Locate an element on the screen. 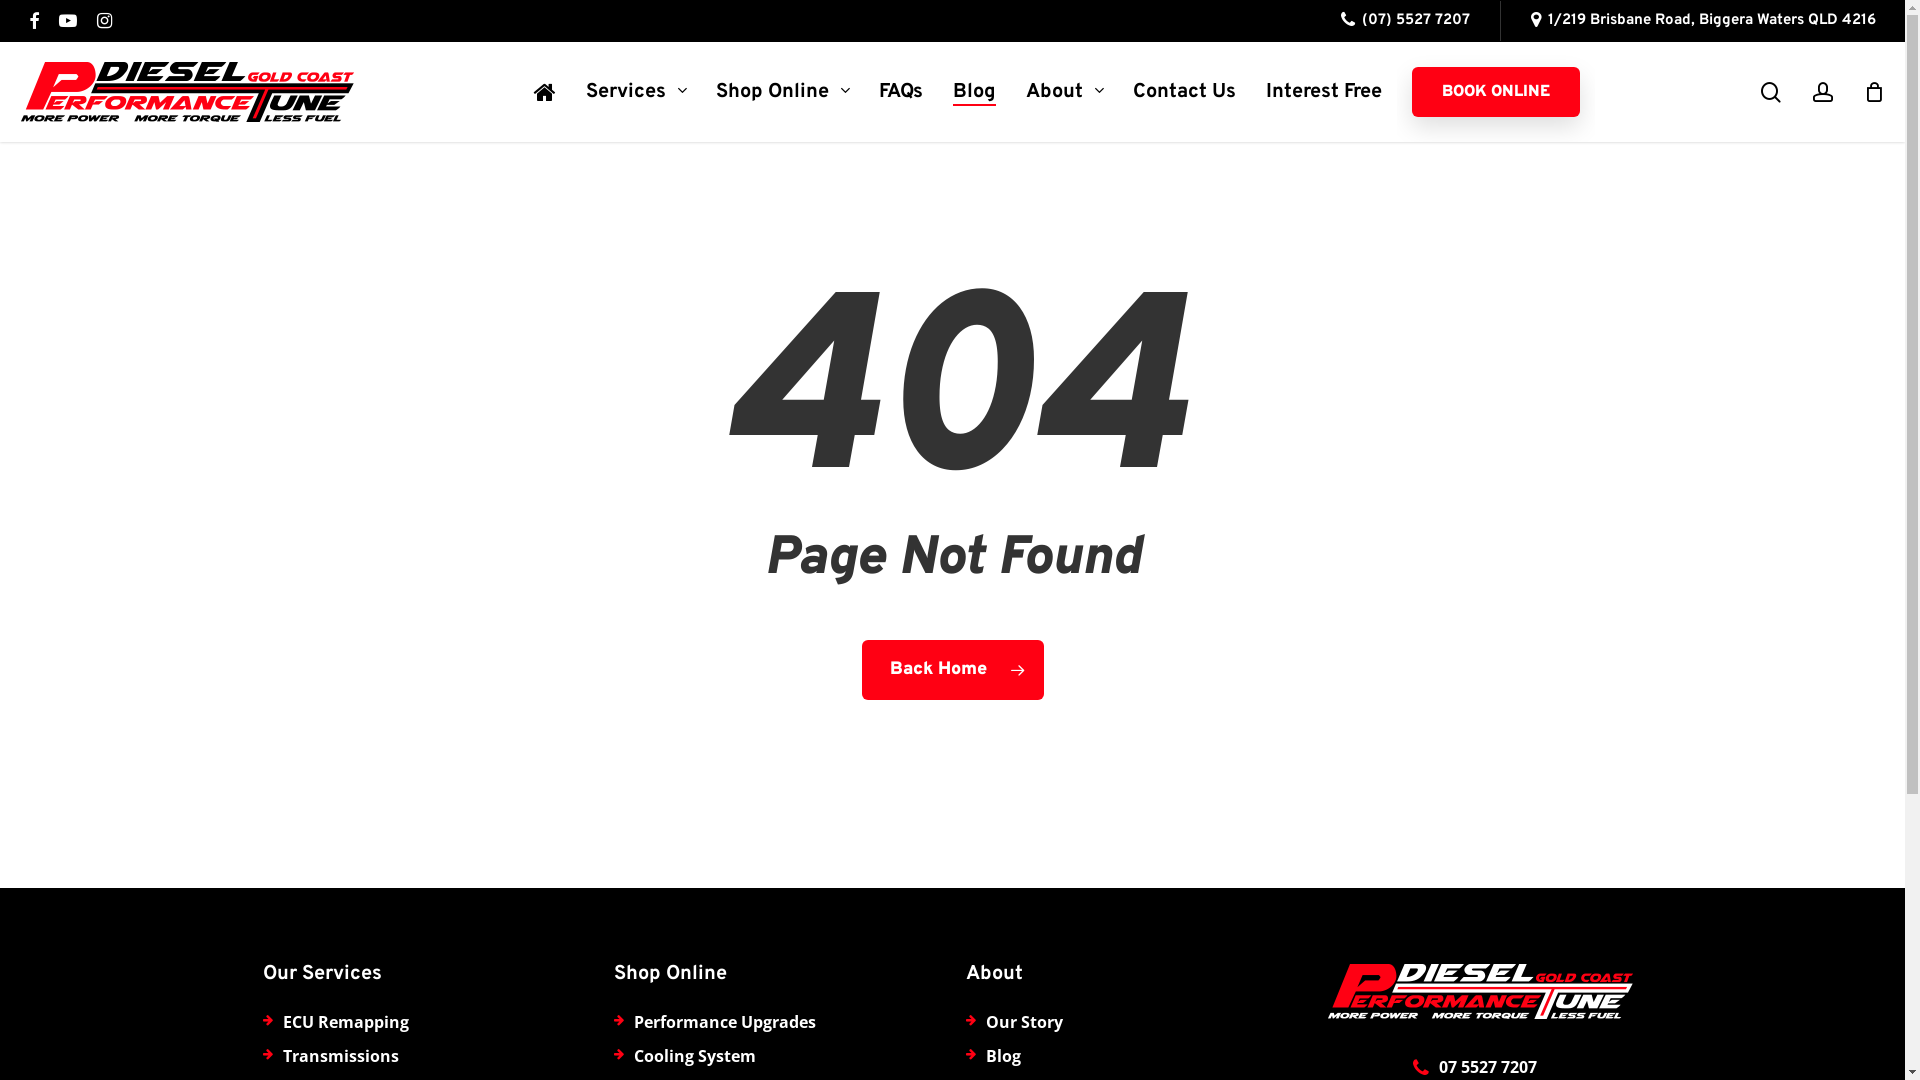  'youtube' is located at coordinates (67, 20).